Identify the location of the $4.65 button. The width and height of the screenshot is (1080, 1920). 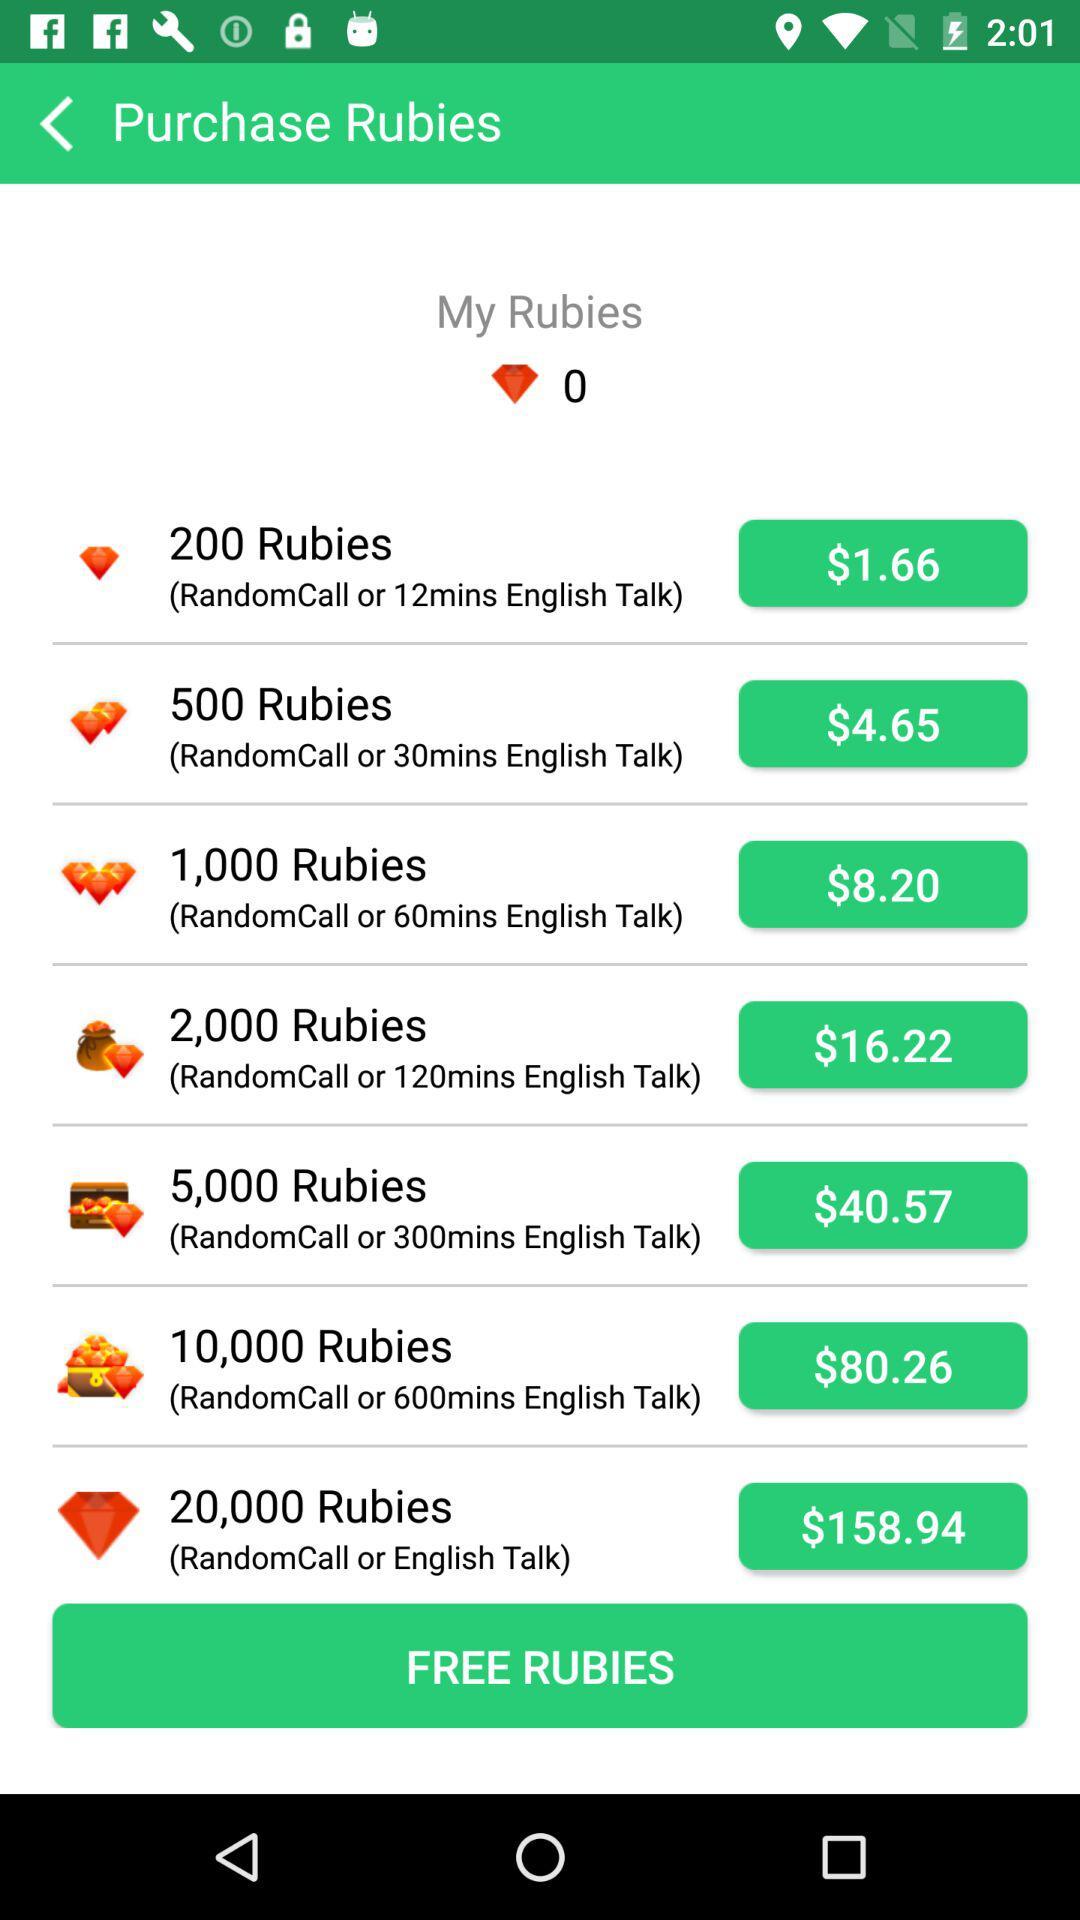
(882, 722).